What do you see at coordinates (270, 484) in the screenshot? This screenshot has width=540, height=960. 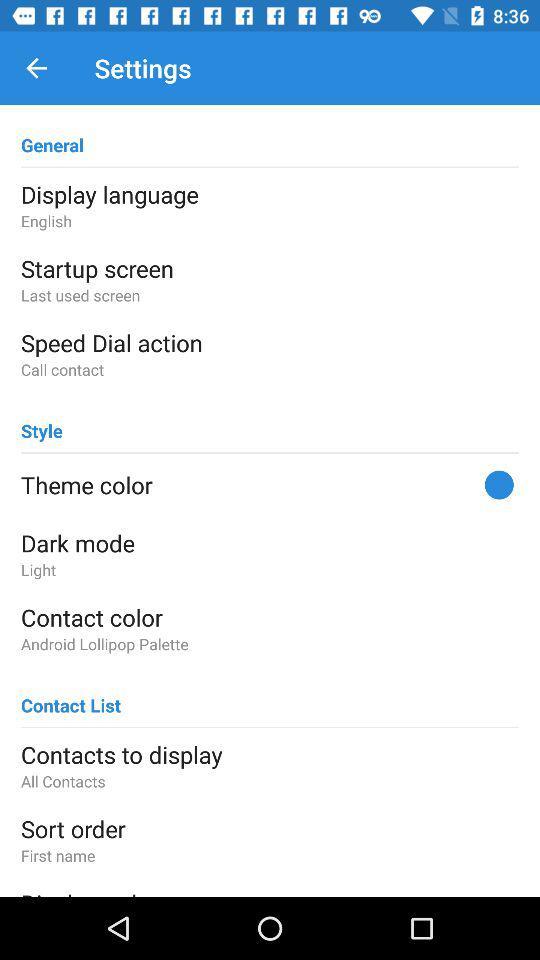 I see `the theme color` at bounding box center [270, 484].